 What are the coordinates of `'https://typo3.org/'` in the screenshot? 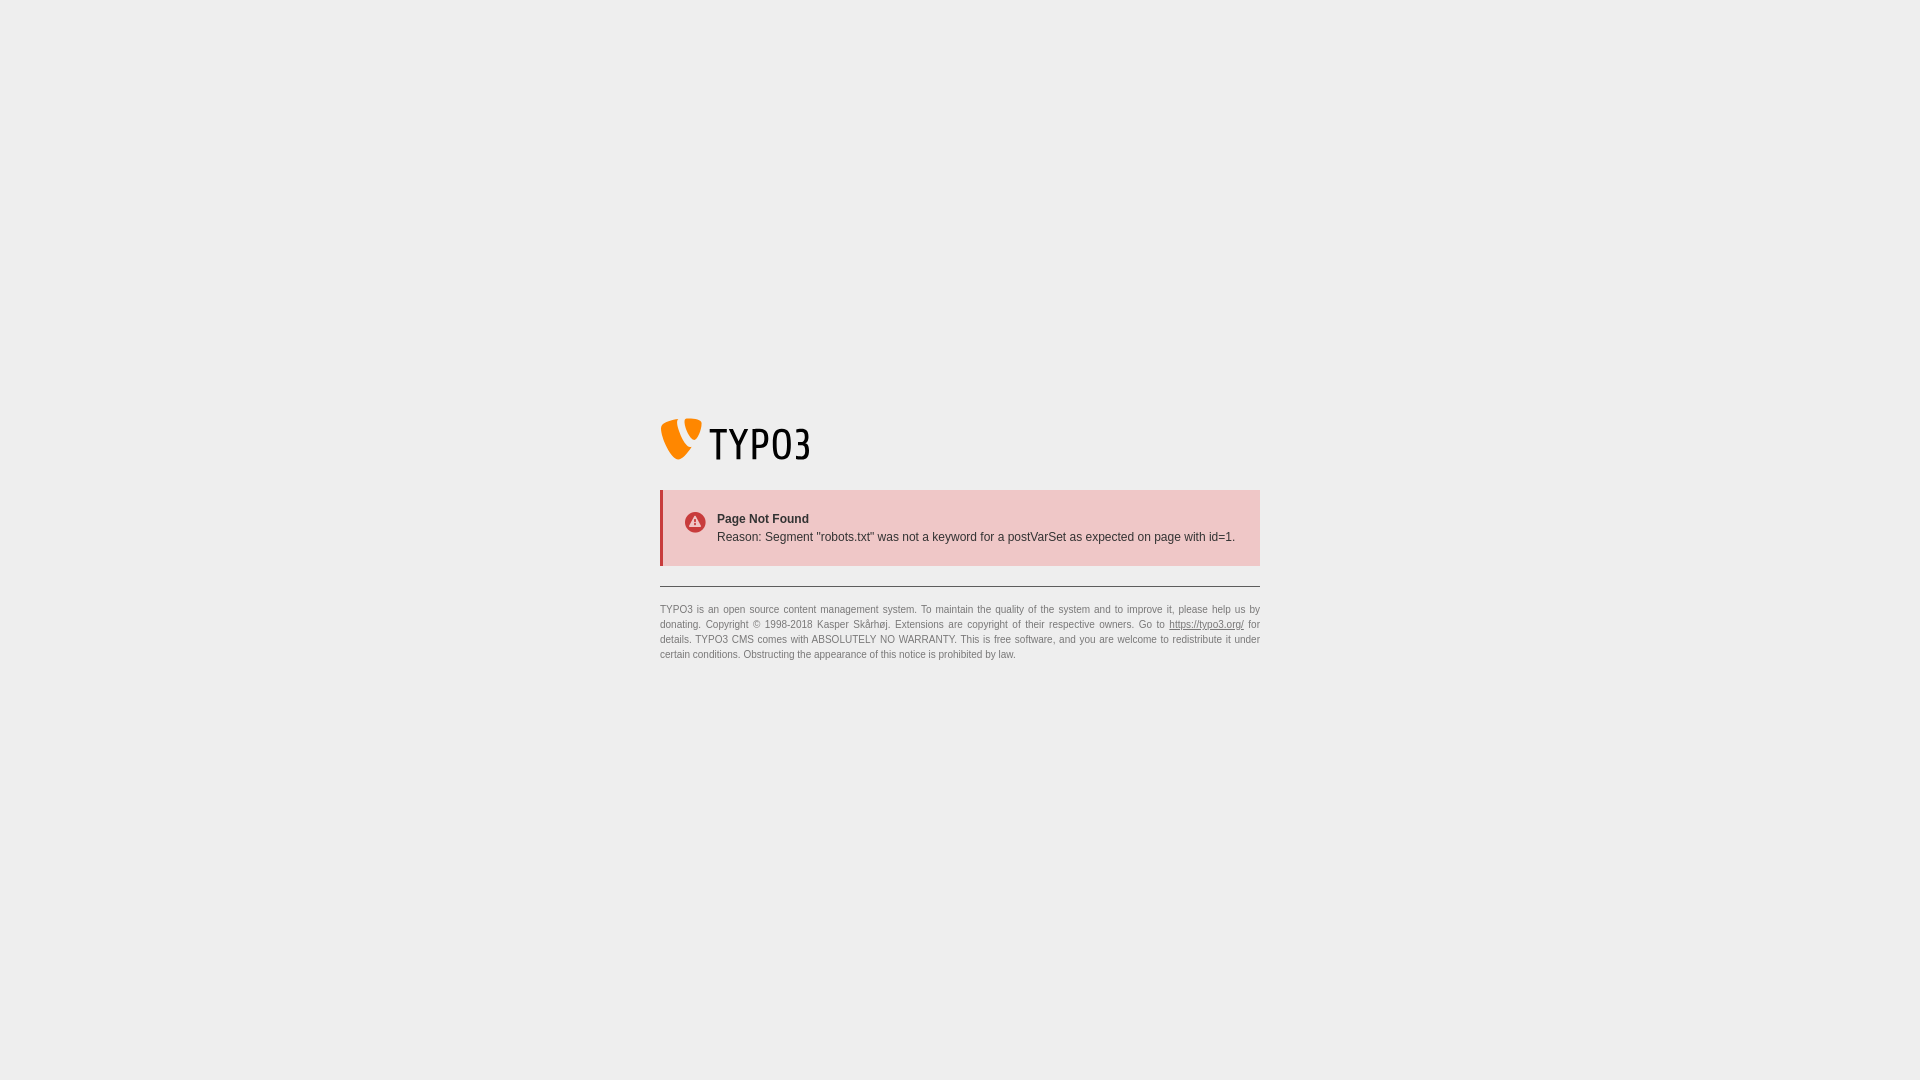 It's located at (1205, 623).